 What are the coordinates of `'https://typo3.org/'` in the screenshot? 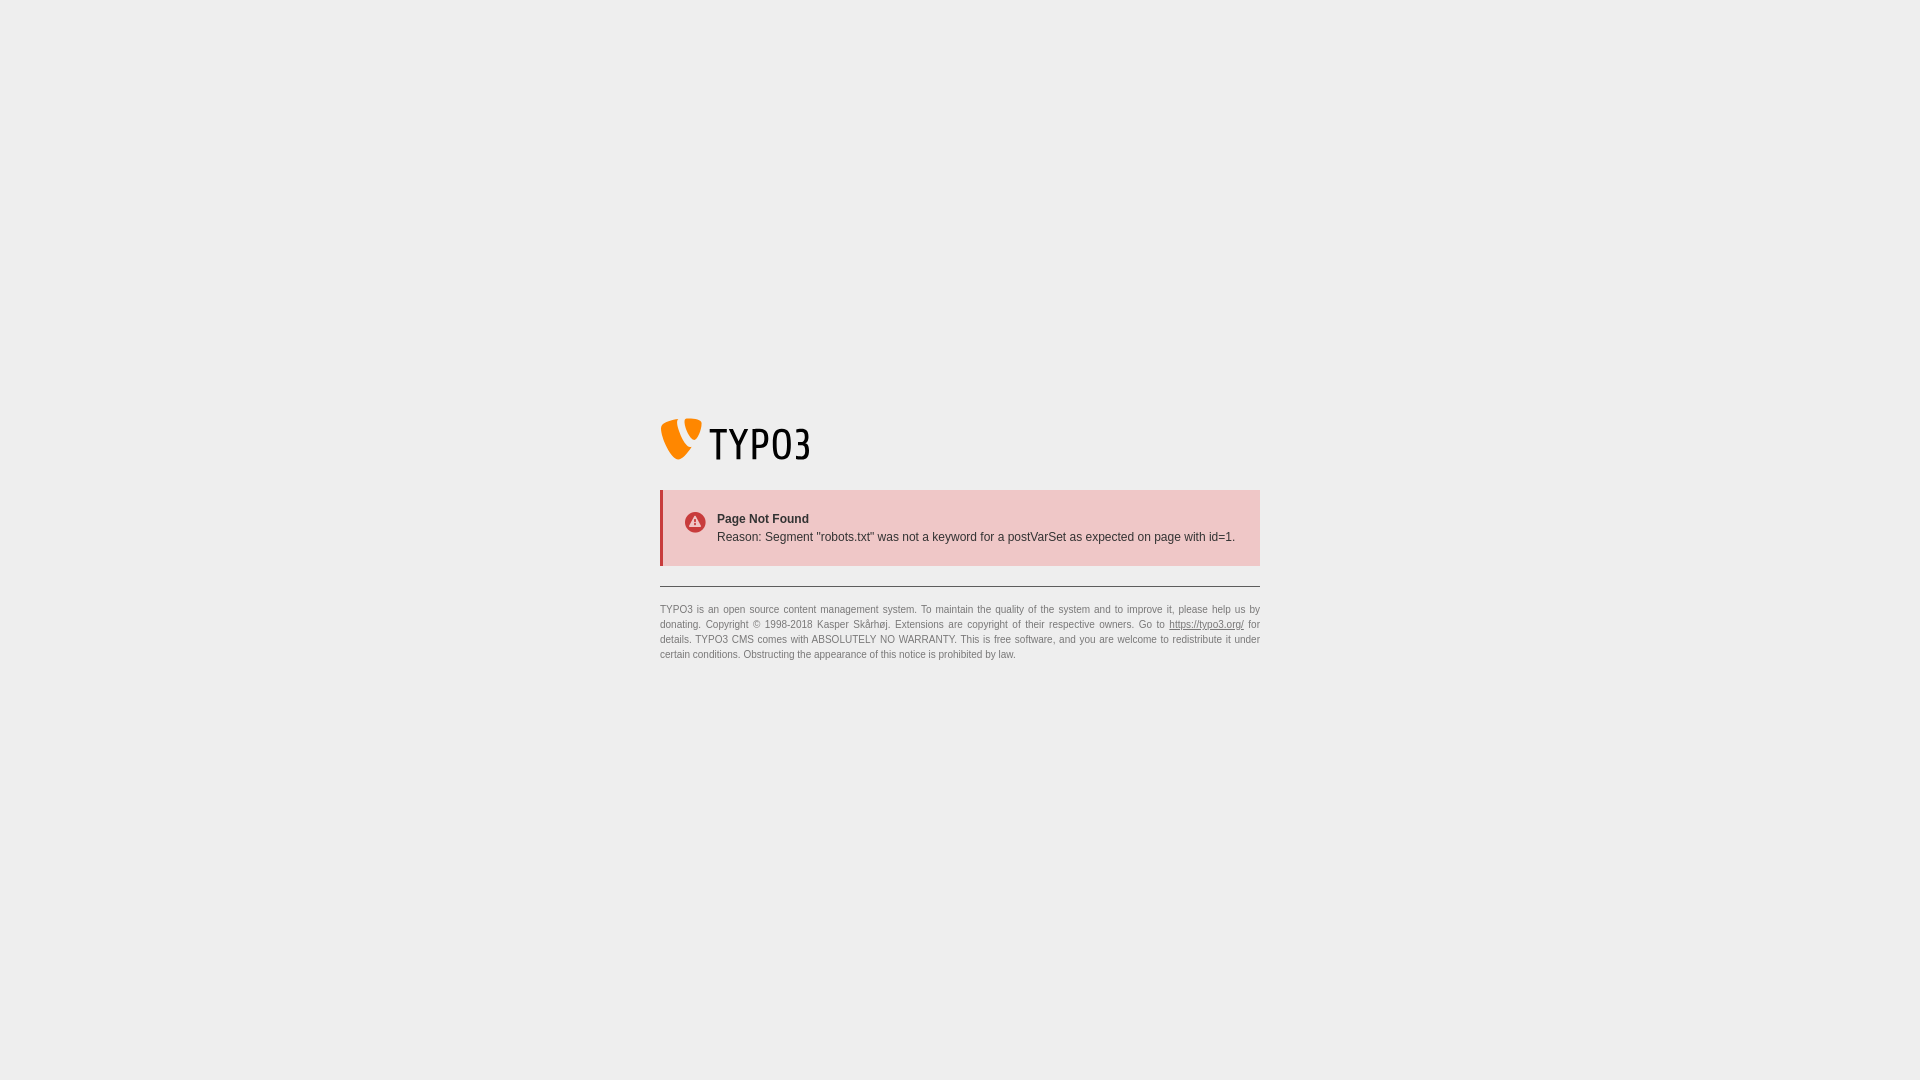 It's located at (1205, 623).